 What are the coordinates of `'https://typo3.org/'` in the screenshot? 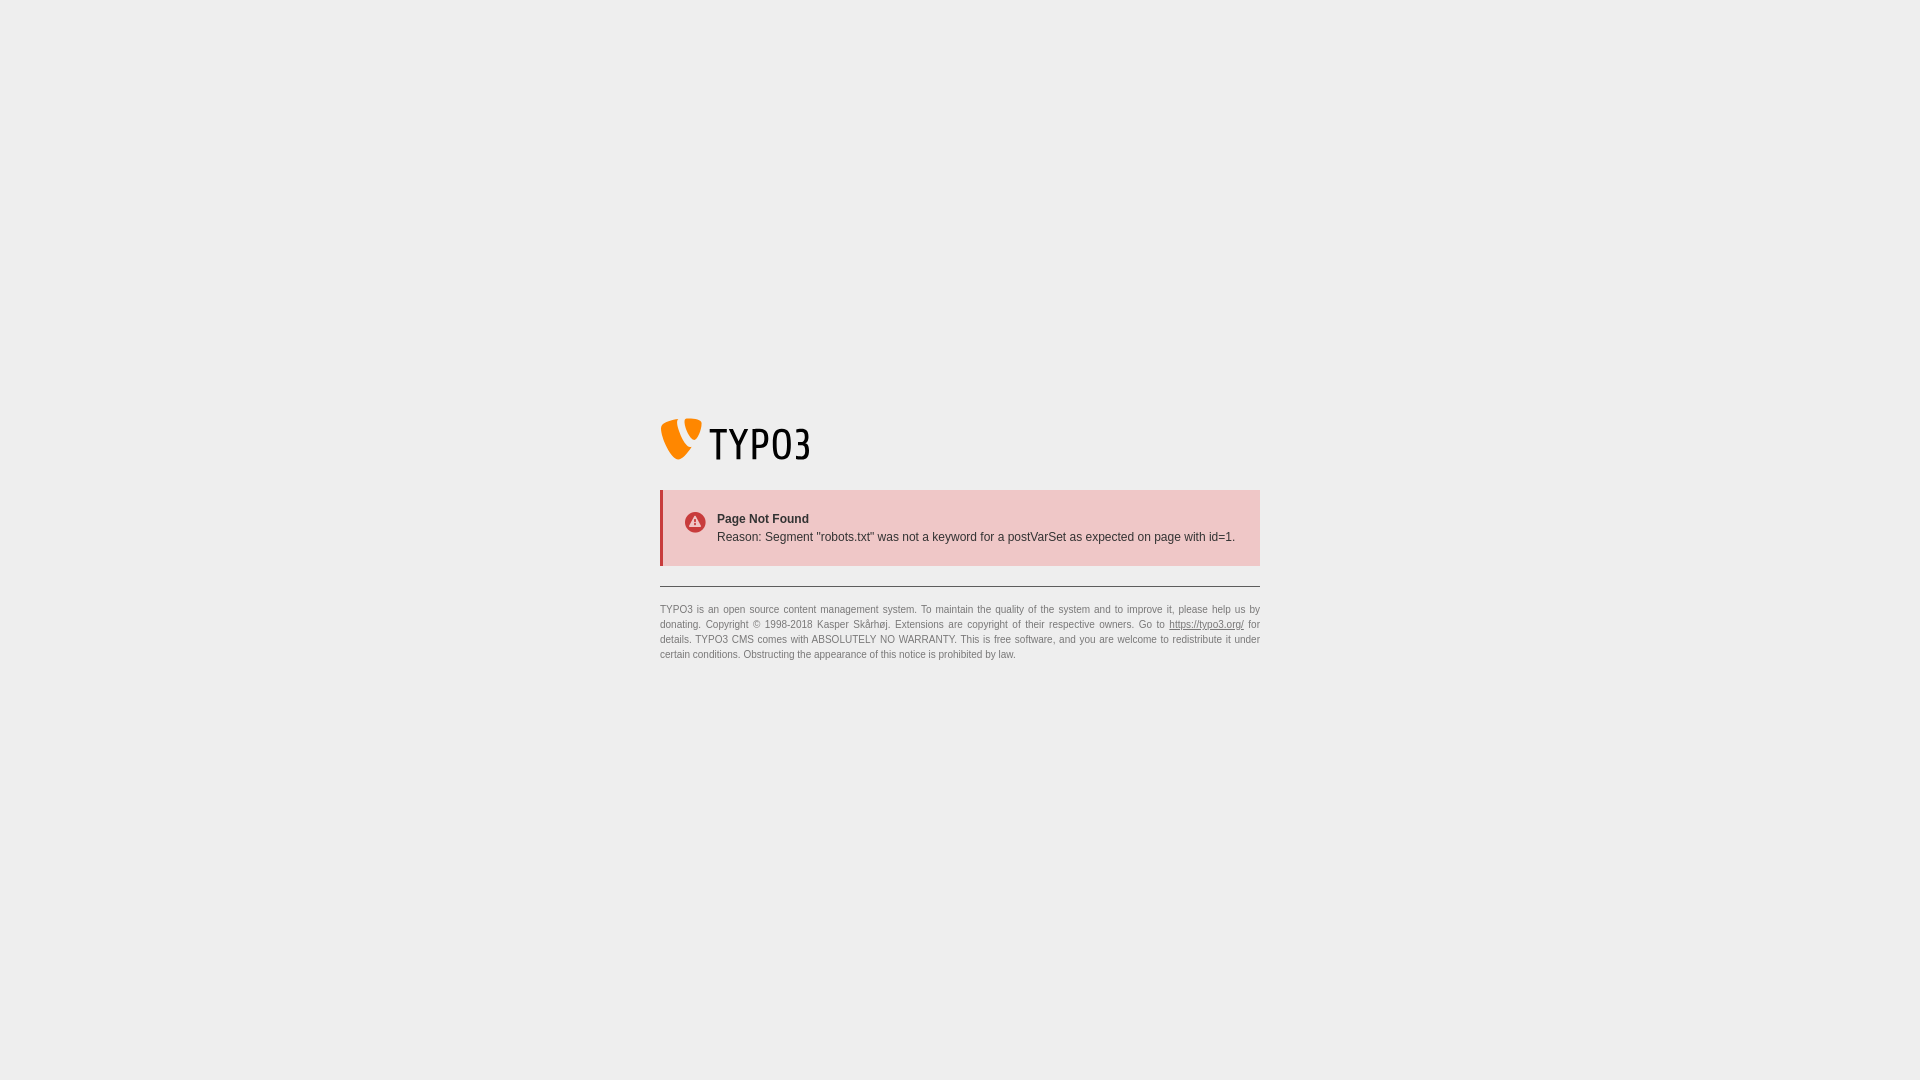 It's located at (1205, 623).